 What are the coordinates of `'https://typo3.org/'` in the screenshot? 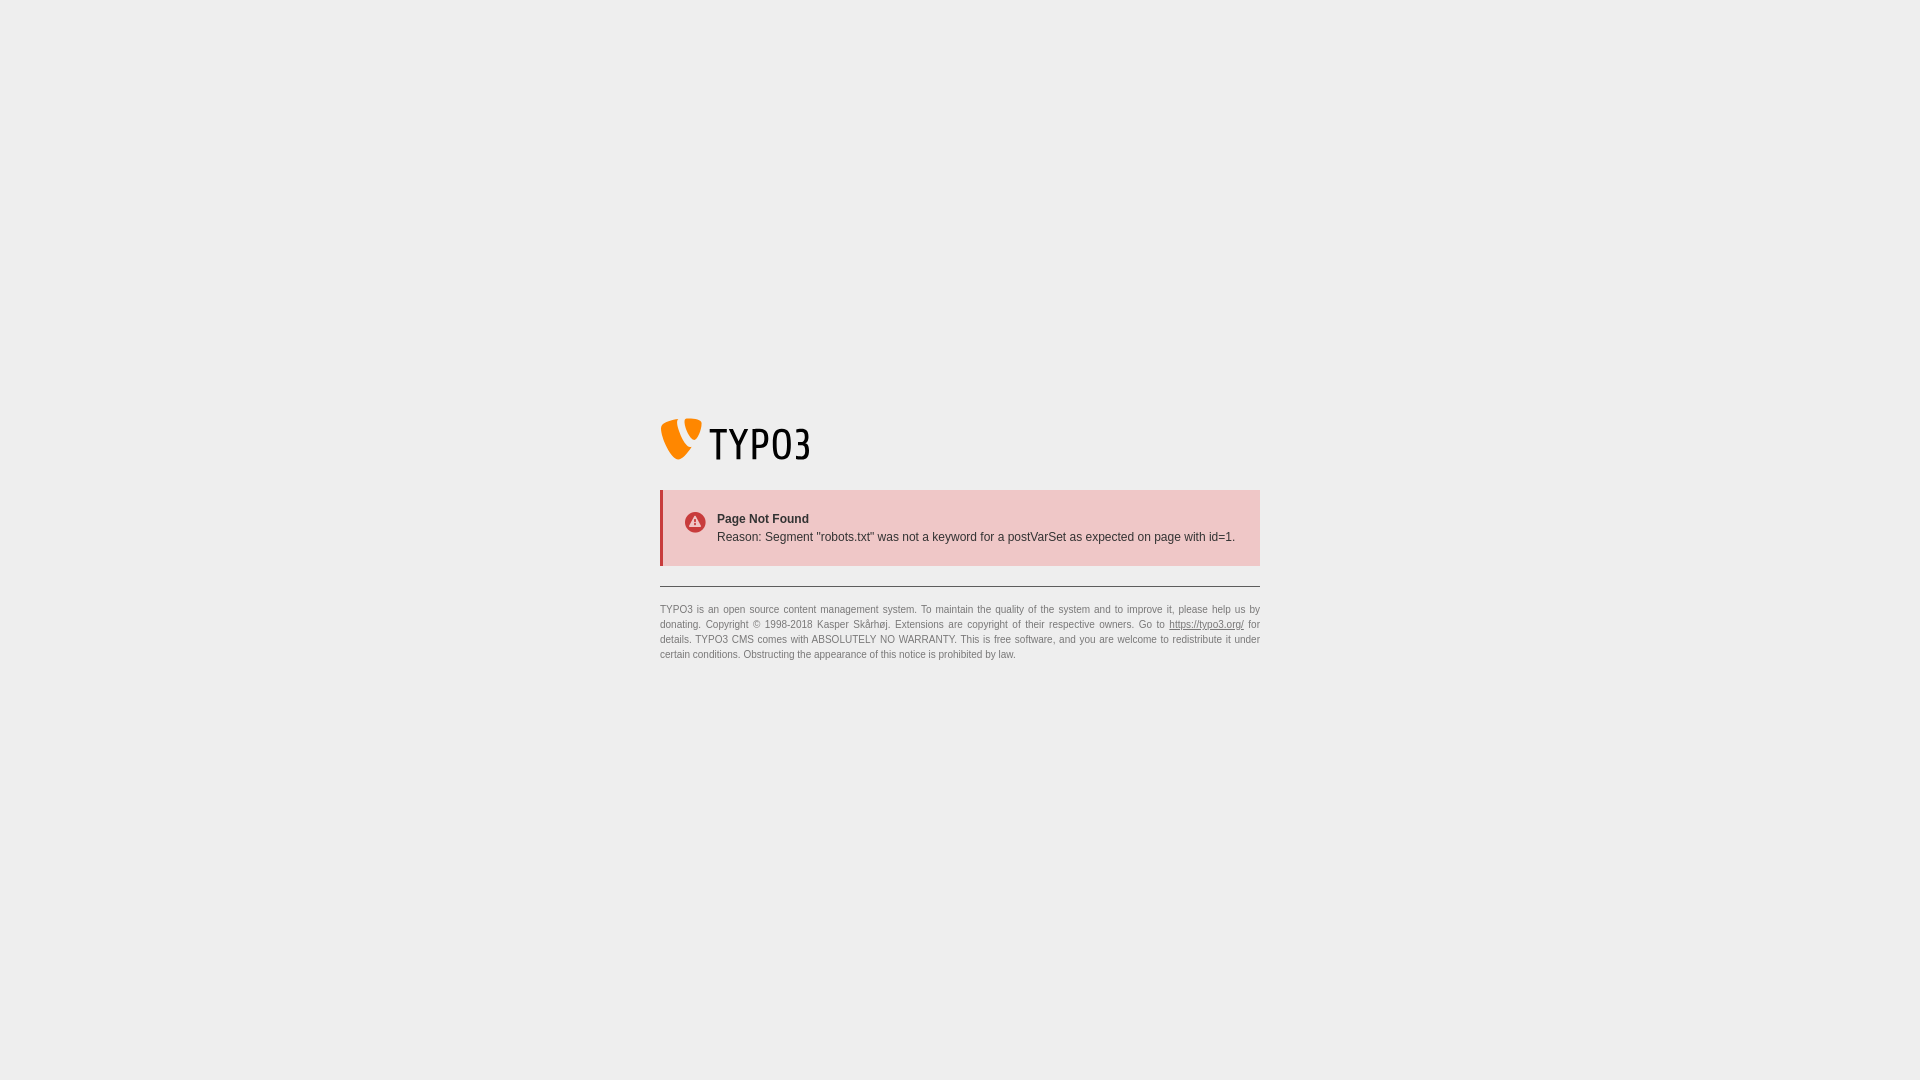 It's located at (1205, 623).